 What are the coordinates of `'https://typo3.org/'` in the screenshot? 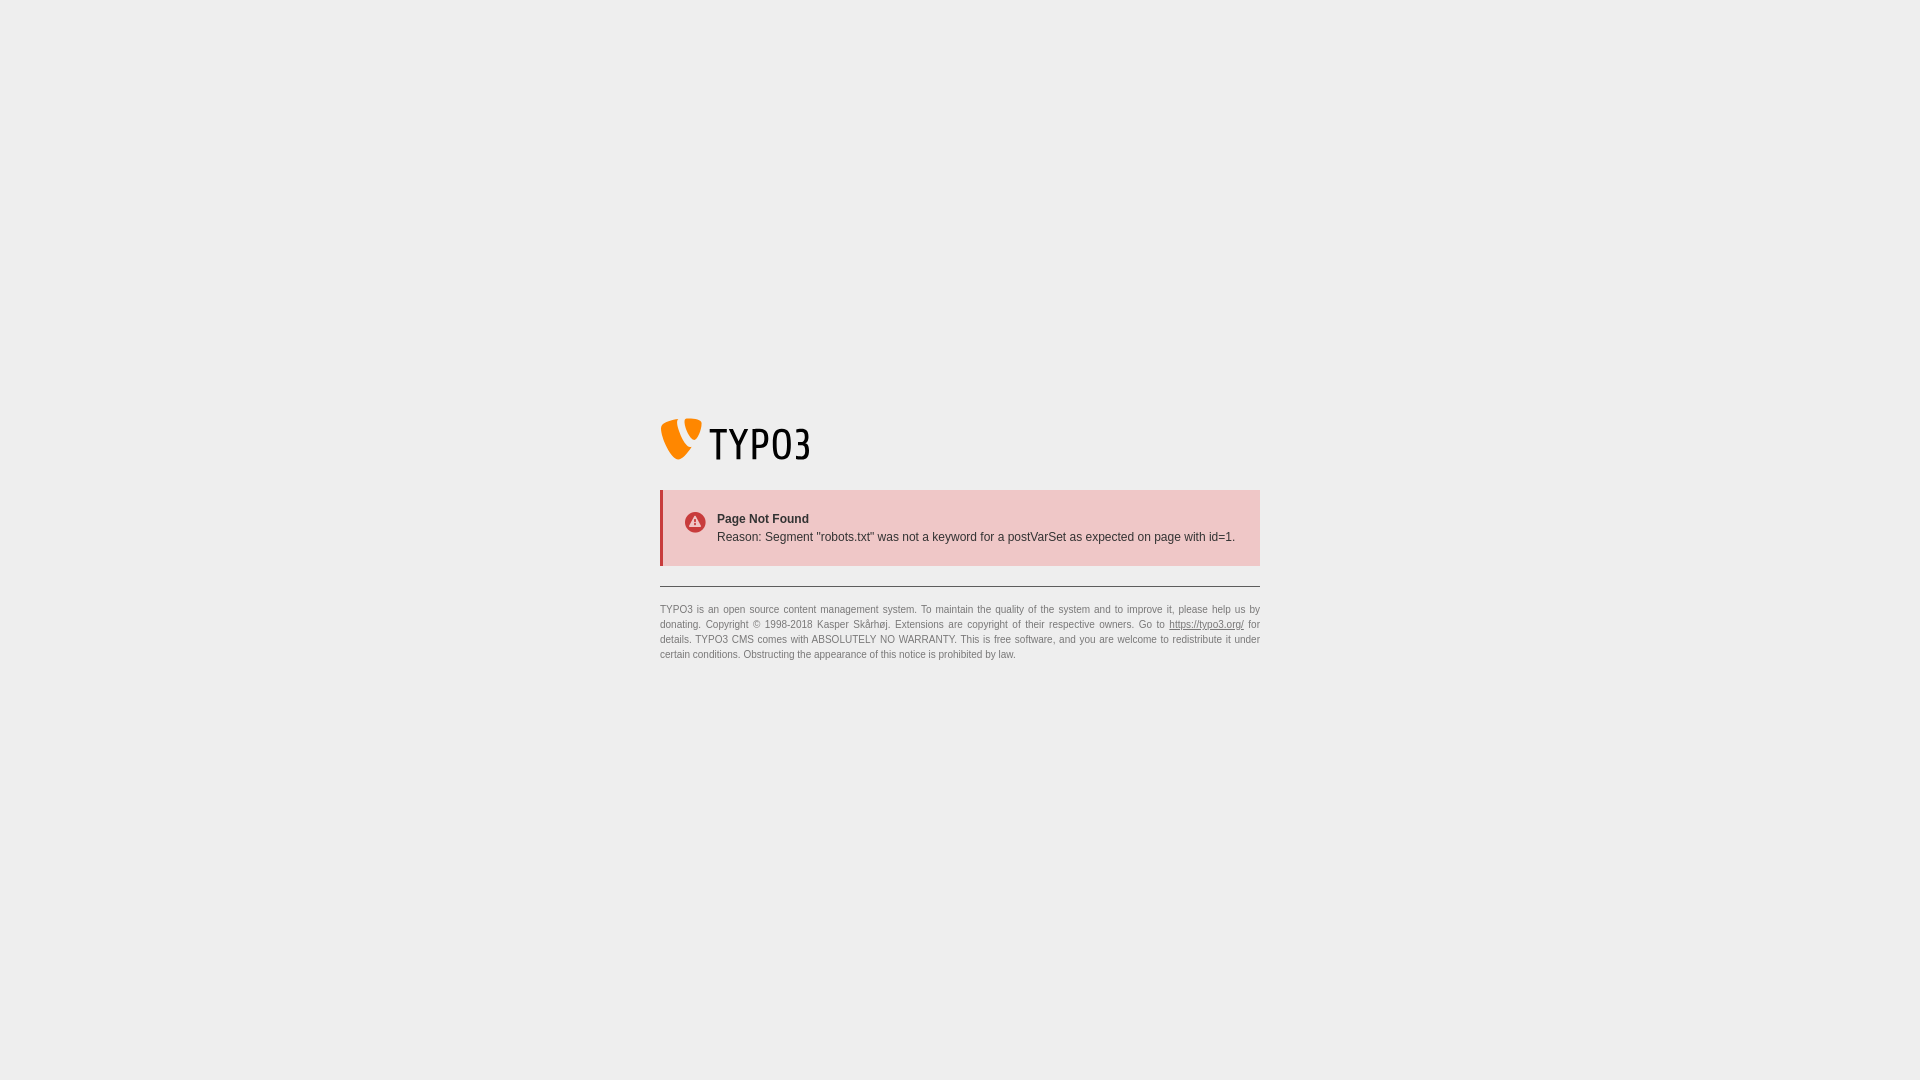 It's located at (1205, 623).